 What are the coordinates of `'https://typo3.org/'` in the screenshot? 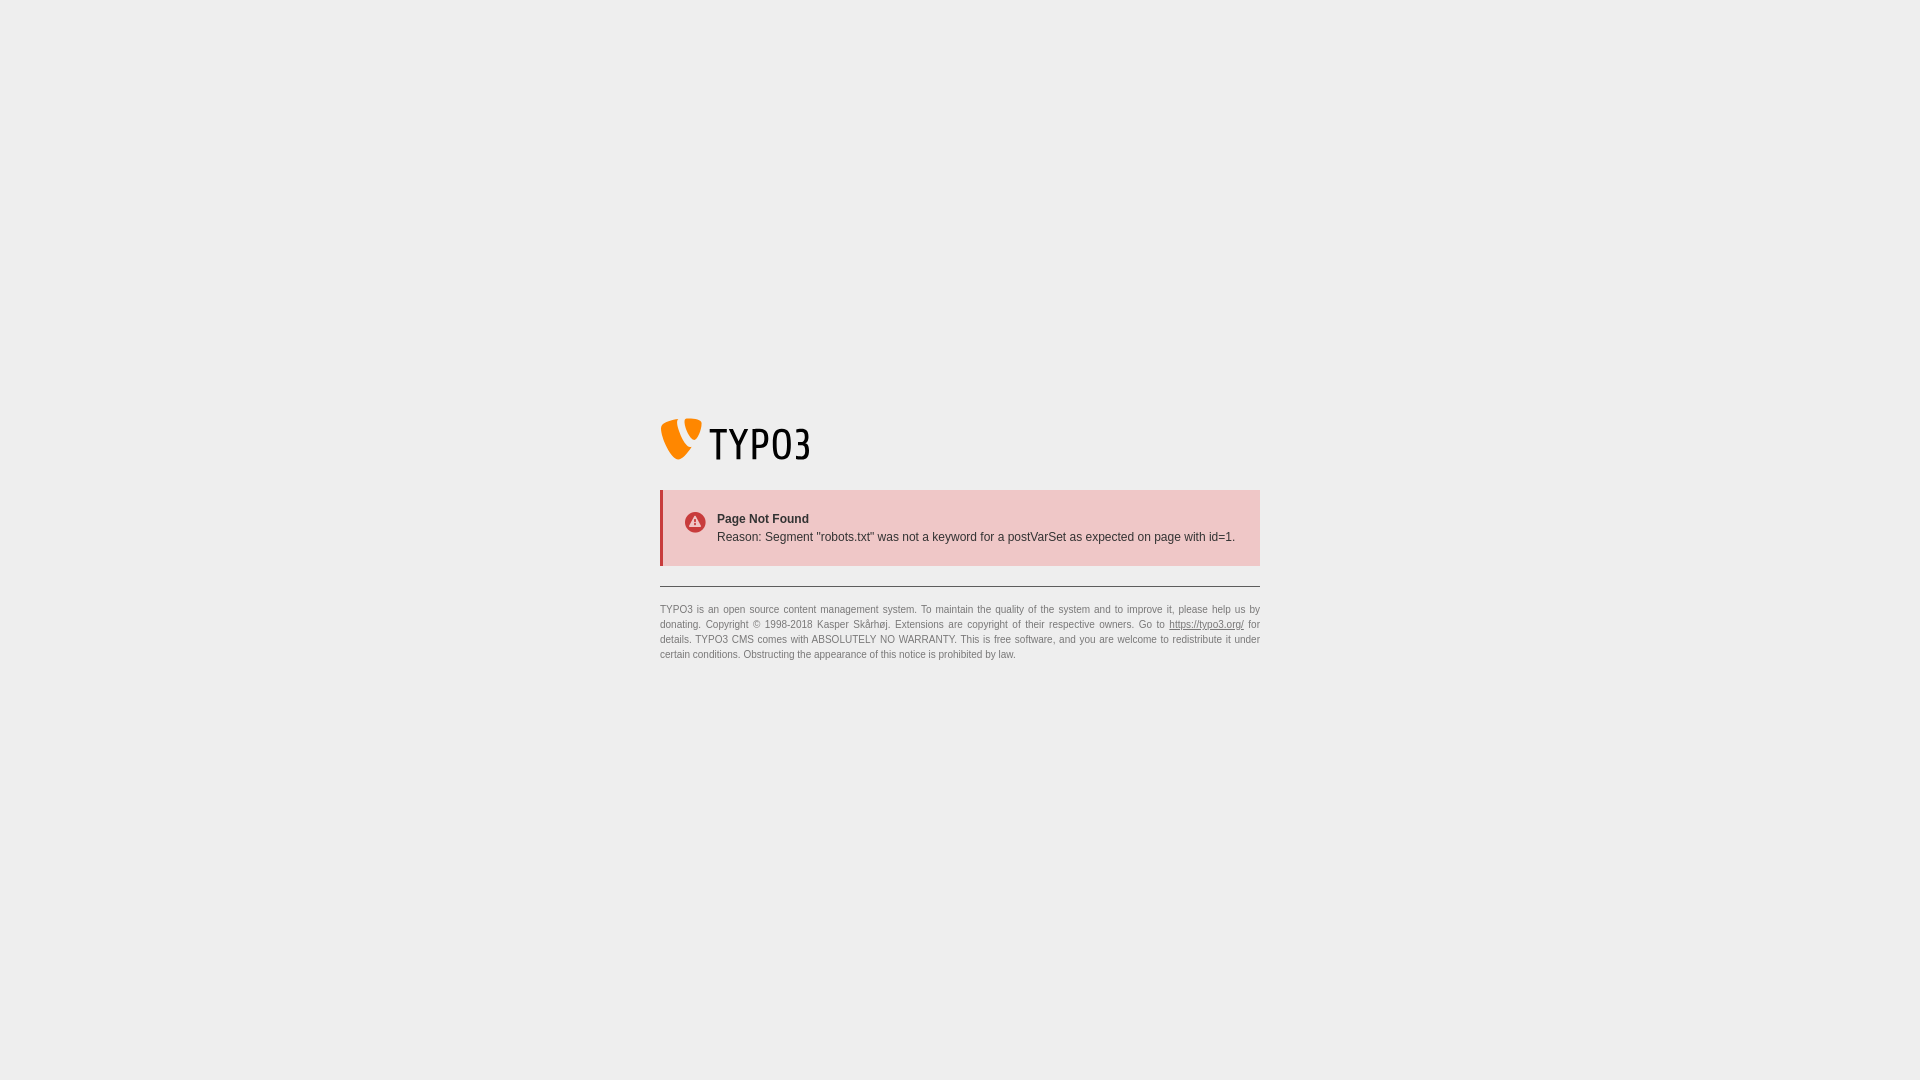 It's located at (1205, 623).